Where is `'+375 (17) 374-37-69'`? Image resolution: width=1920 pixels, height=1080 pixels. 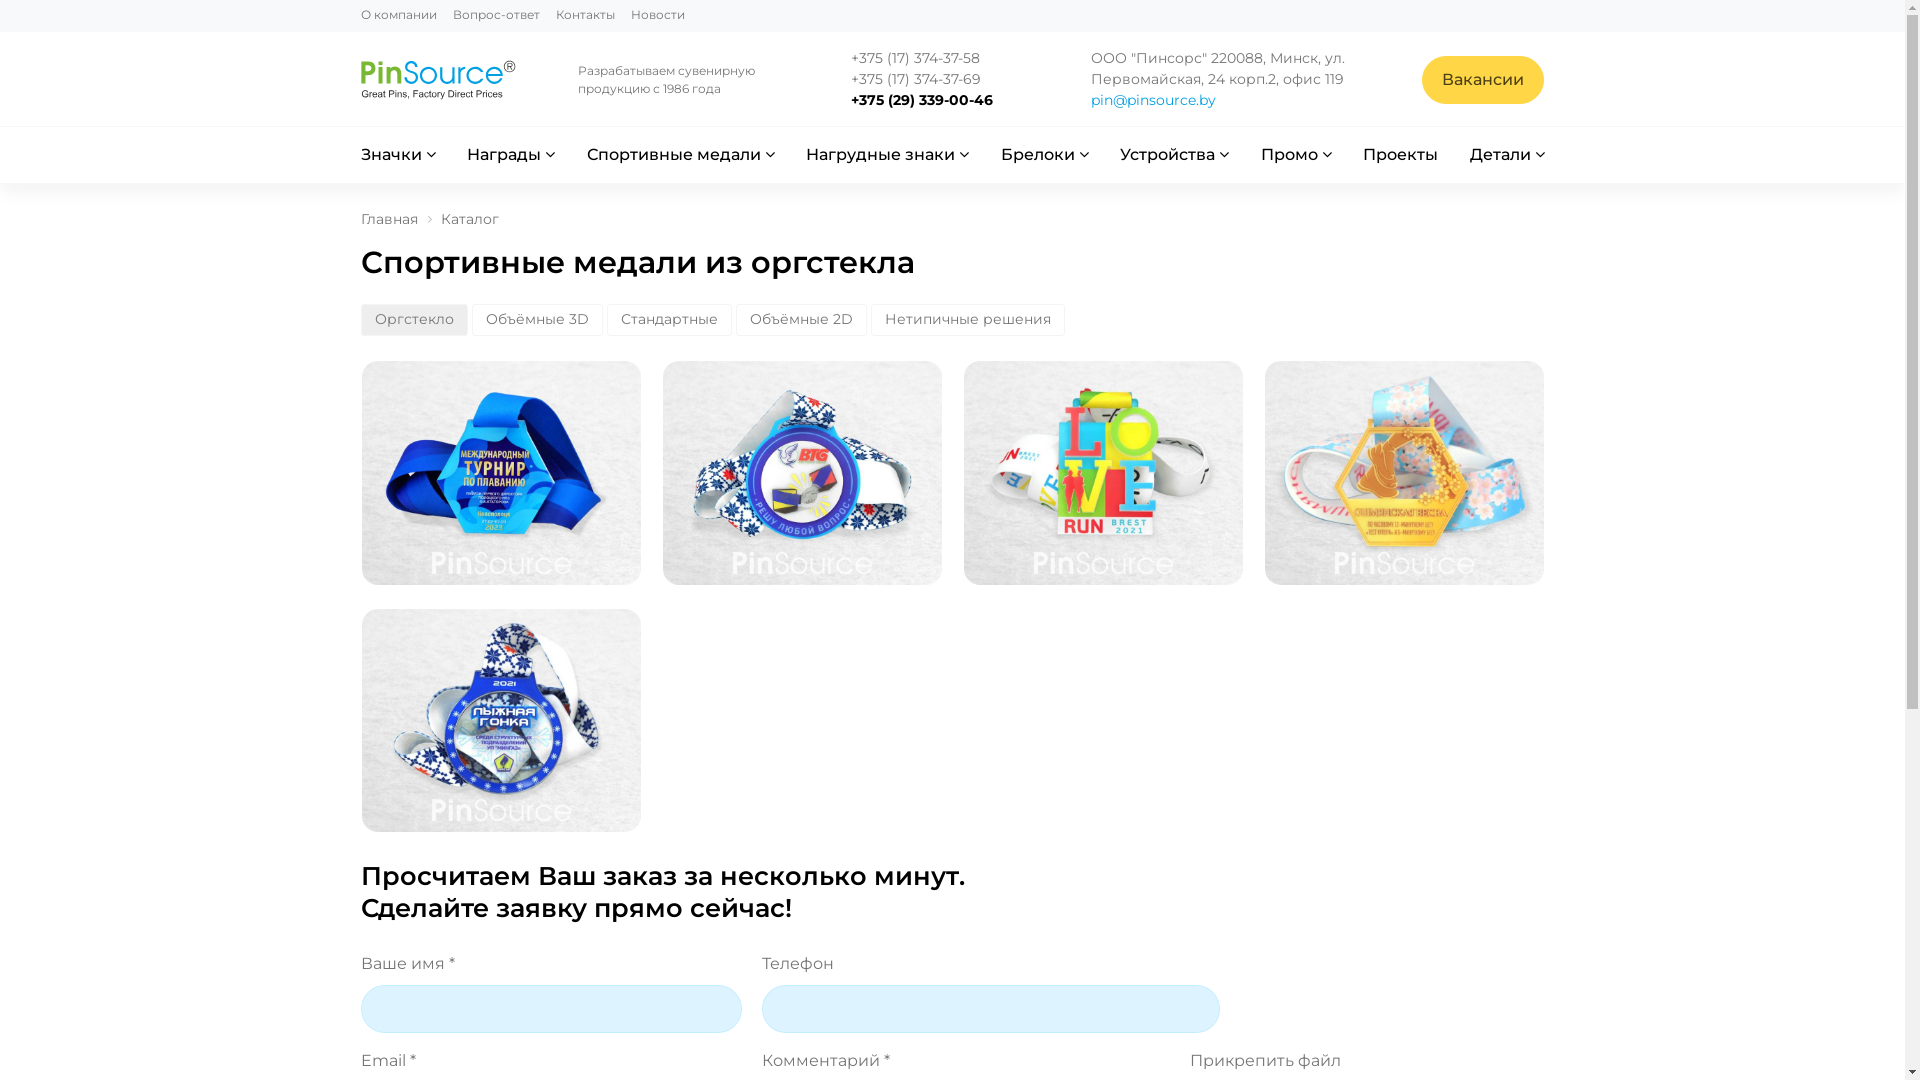
'+375 (17) 374-37-69' is located at coordinates (923, 78).